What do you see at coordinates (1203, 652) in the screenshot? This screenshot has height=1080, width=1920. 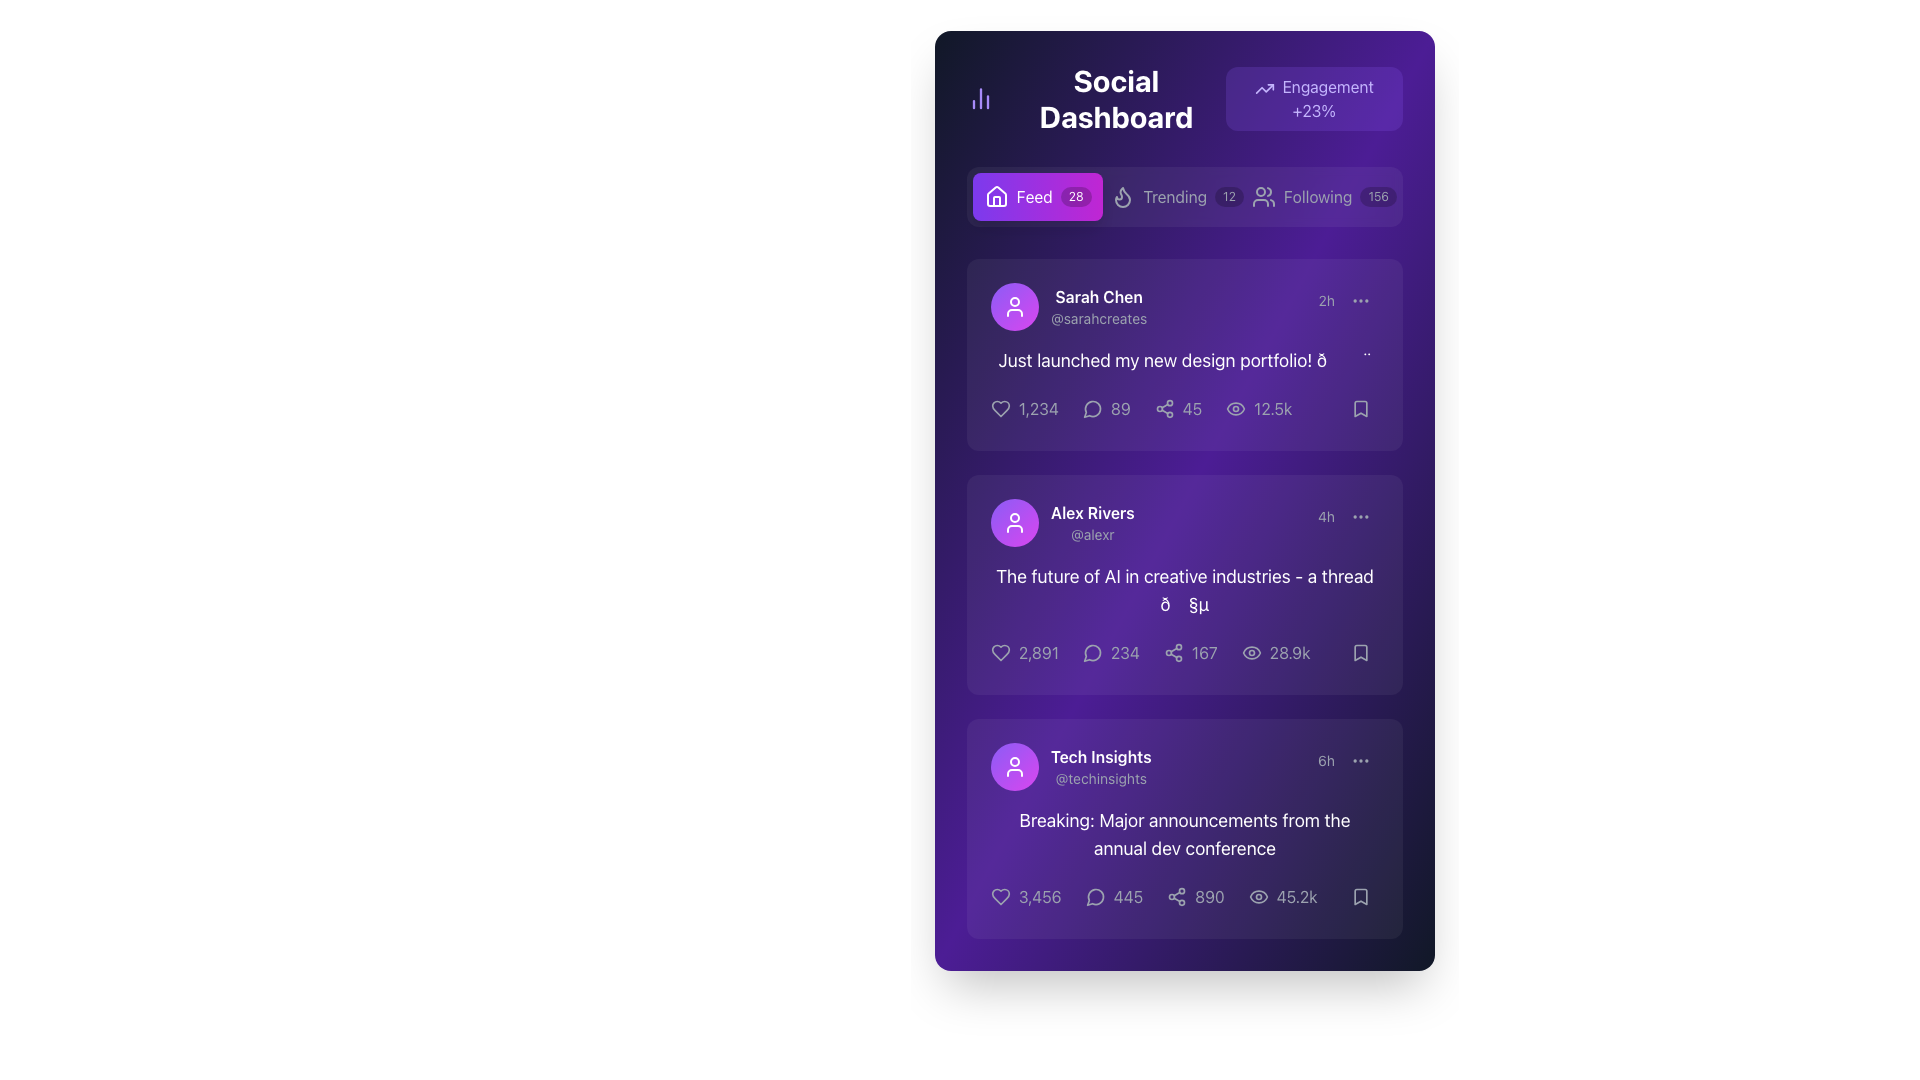 I see `the text label displaying '167', which represents the number of shares or interactions, located to the right of the share-like icon in the lower section of the second post` at bounding box center [1203, 652].